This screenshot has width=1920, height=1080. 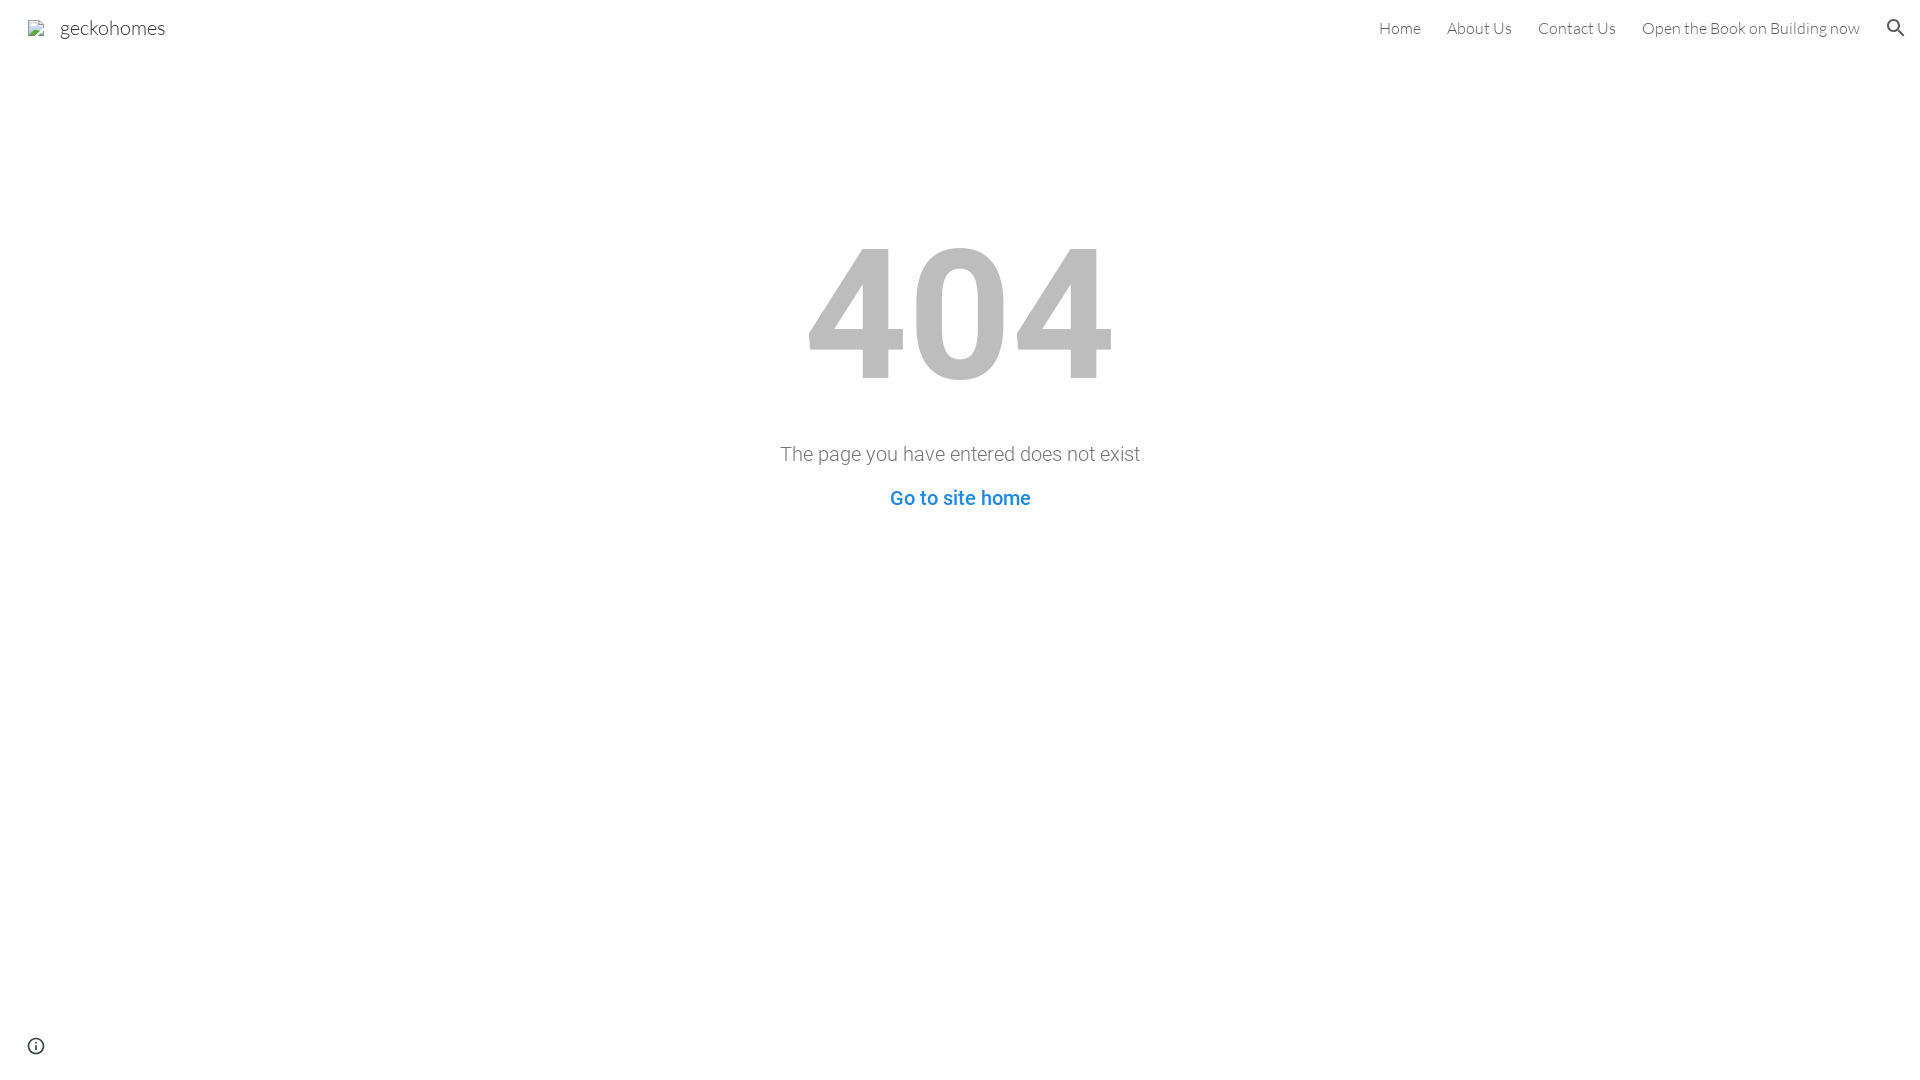 What do you see at coordinates (95, 25) in the screenshot?
I see `'geckohomes'` at bounding box center [95, 25].